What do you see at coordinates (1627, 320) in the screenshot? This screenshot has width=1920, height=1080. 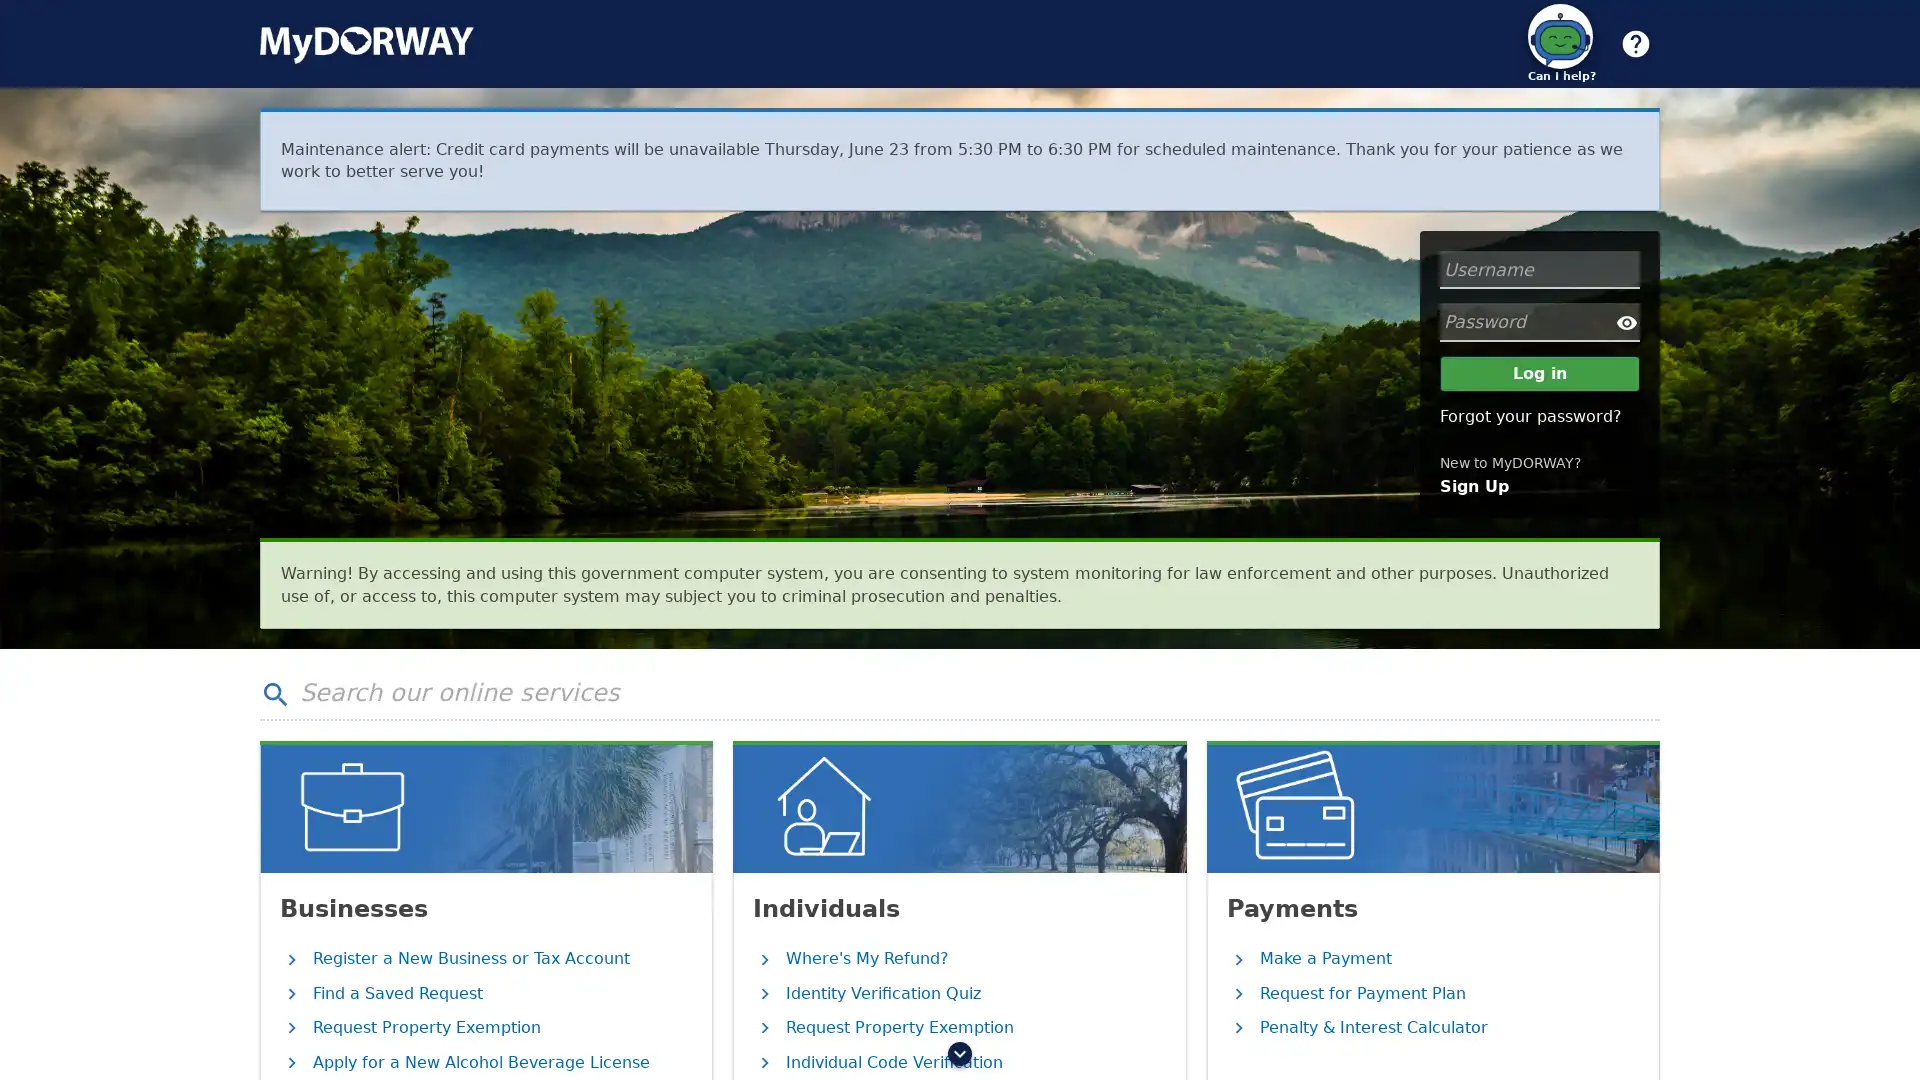 I see `Show/Hide Password` at bounding box center [1627, 320].